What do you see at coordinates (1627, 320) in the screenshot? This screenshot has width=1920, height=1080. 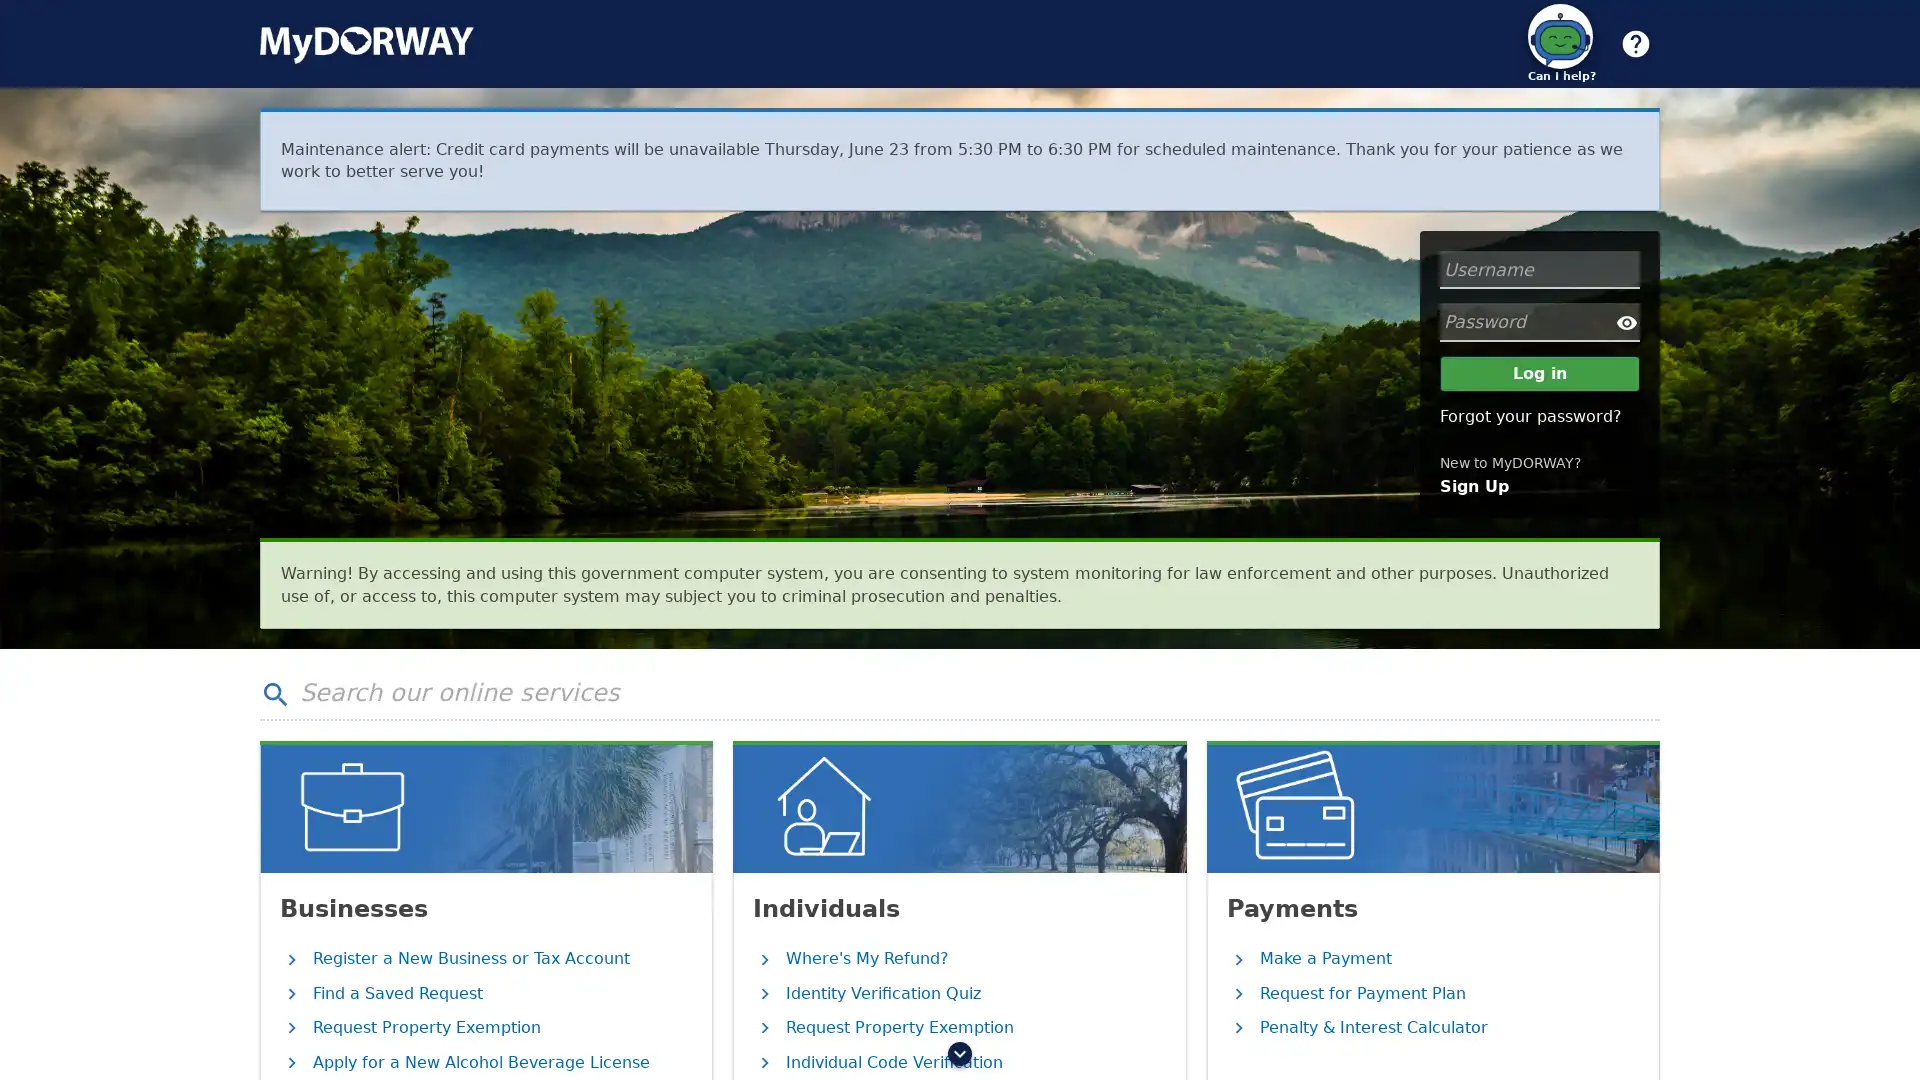 I see `Show/Hide Password` at bounding box center [1627, 320].